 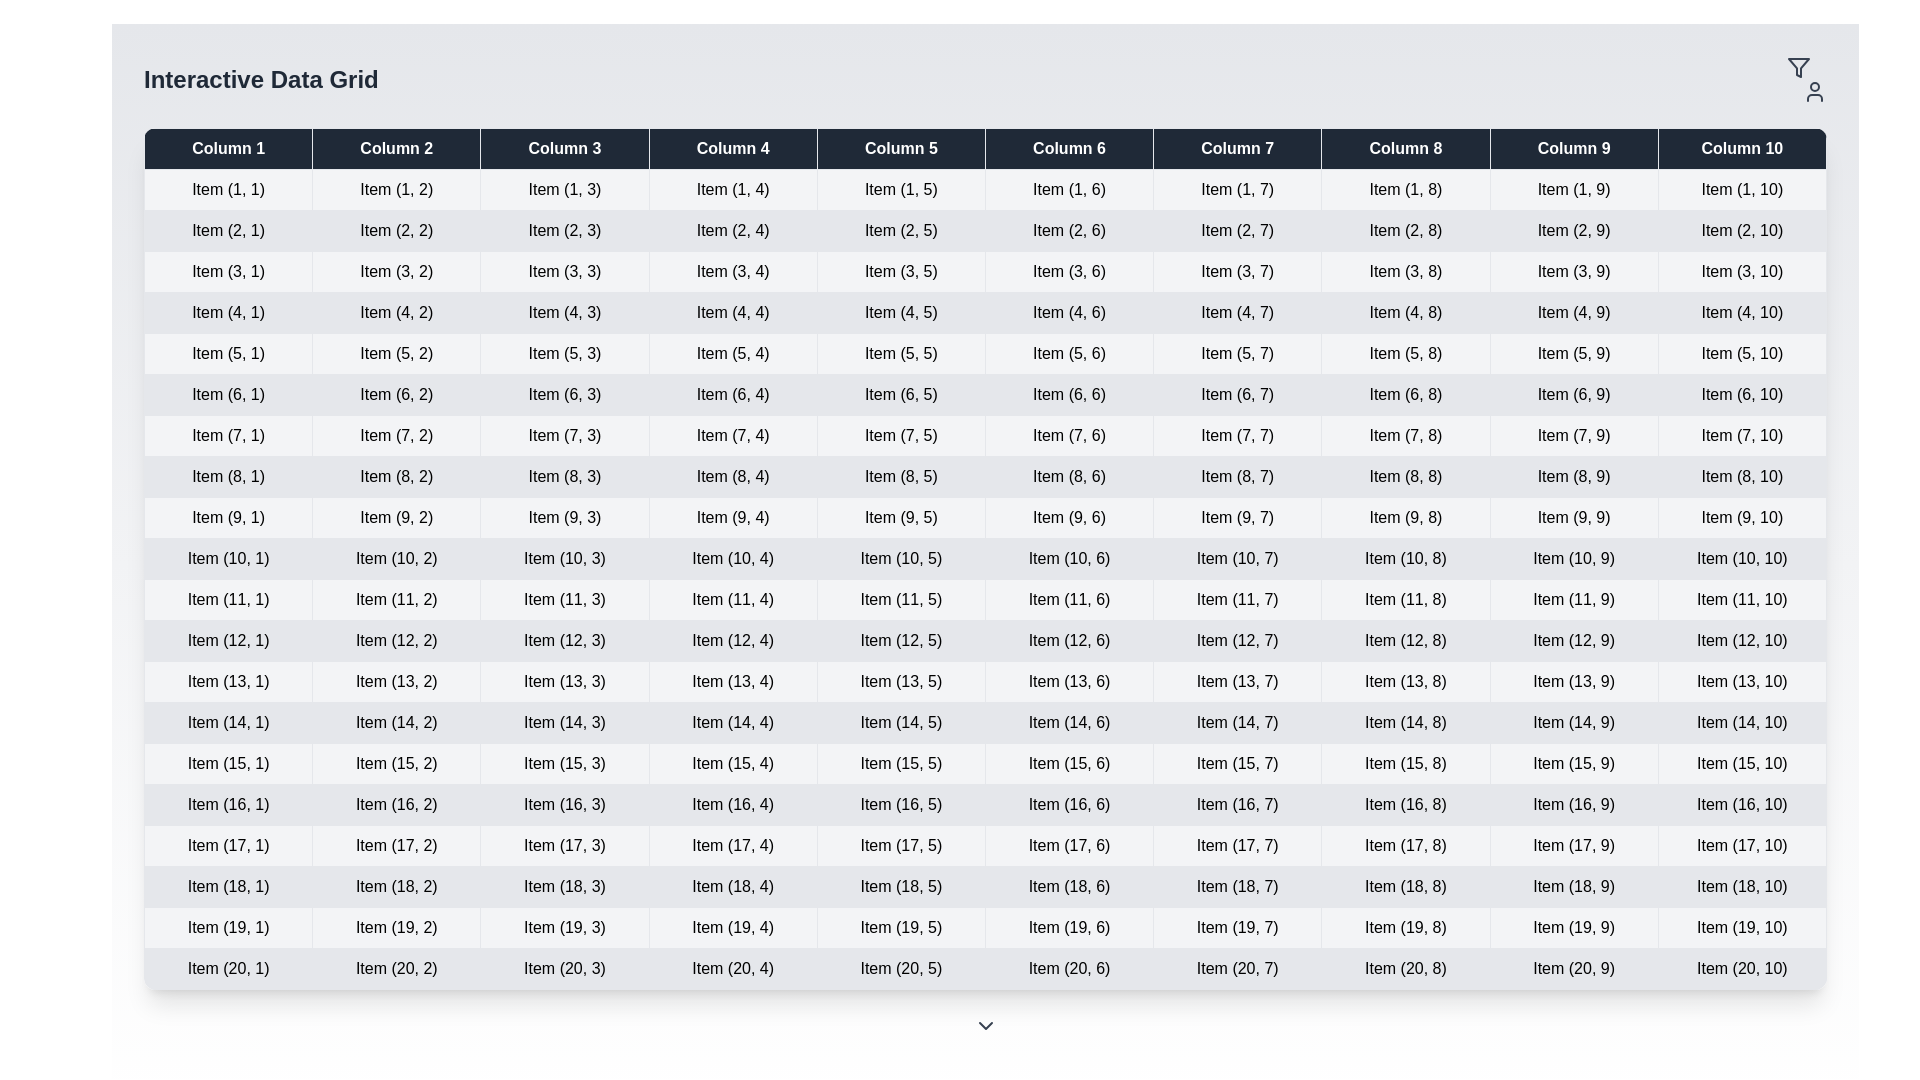 What do you see at coordinates (1799, 67) in the screenshot?
I see `the filter control icon in the top-right corner of the header` at bounding box center [1799, 67].